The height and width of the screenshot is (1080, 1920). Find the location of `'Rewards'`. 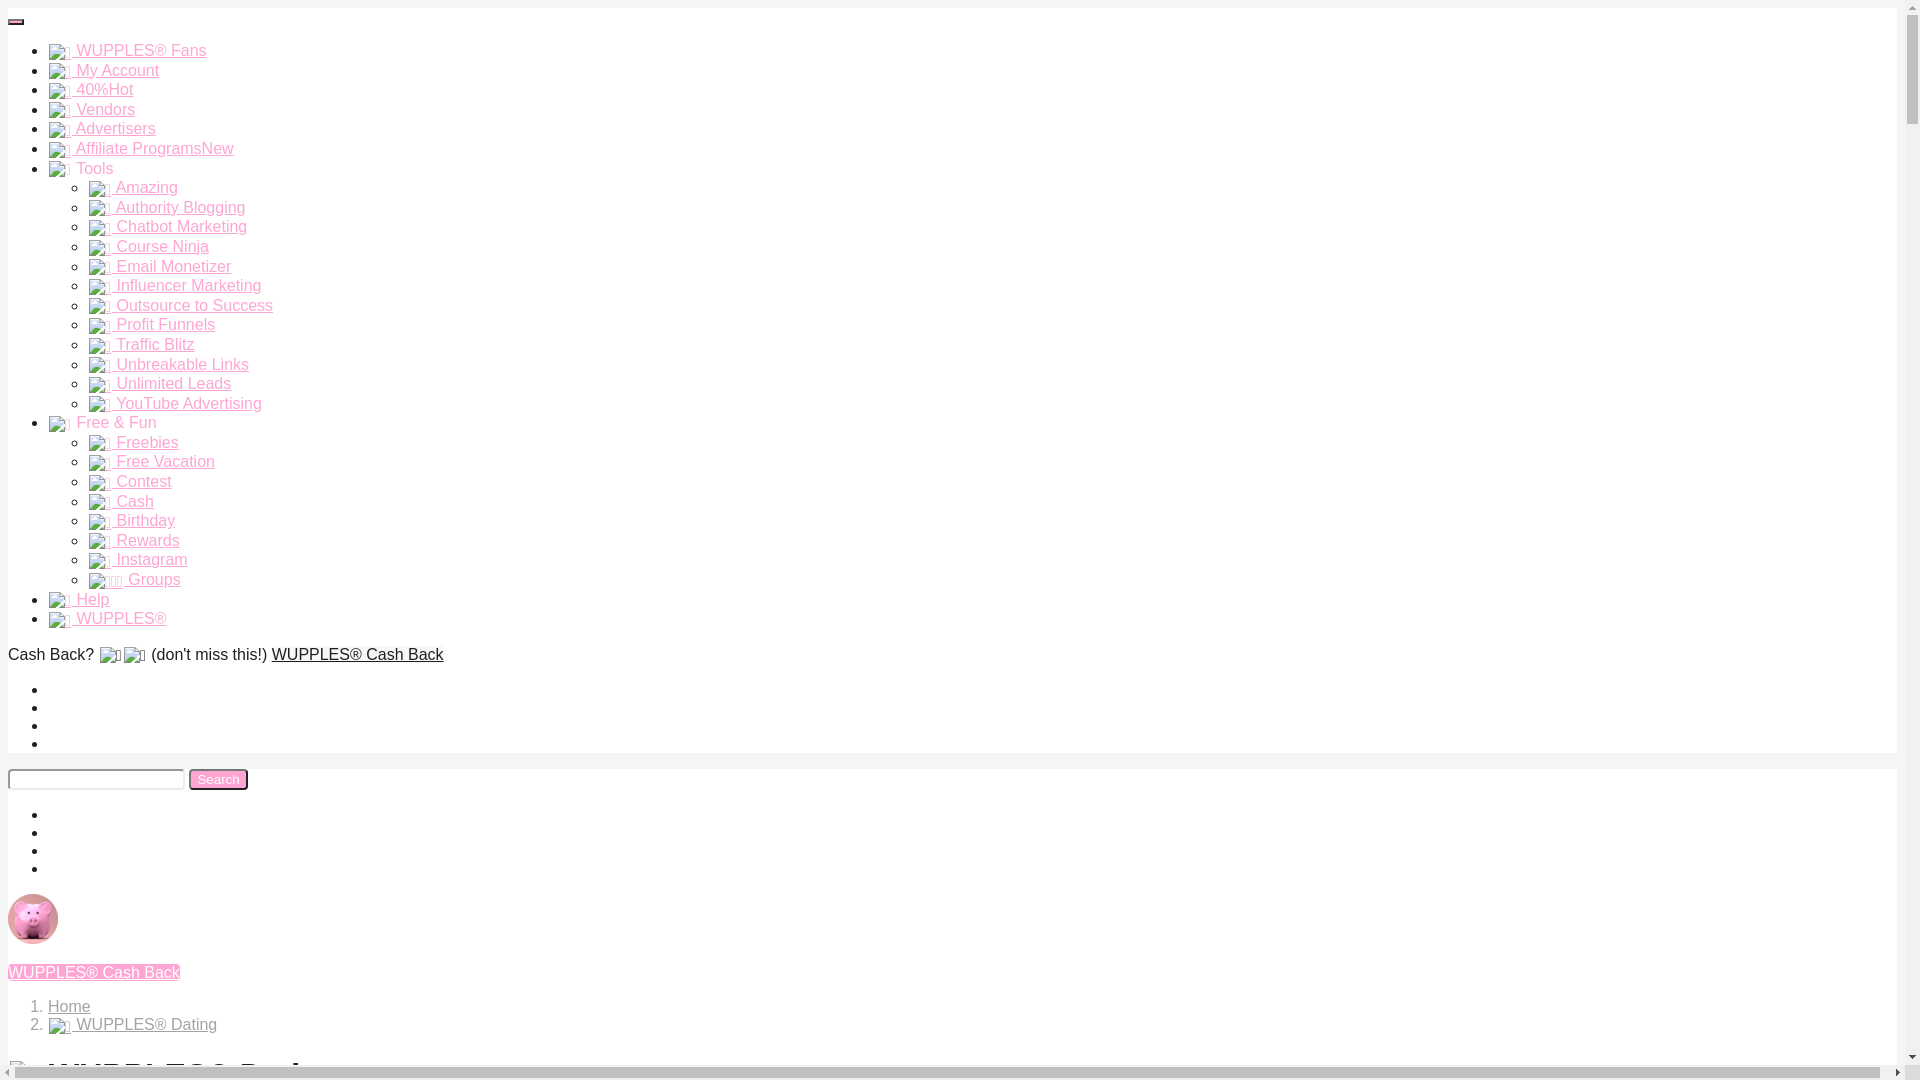

'Rewards' is located at coordinates (133, 540).